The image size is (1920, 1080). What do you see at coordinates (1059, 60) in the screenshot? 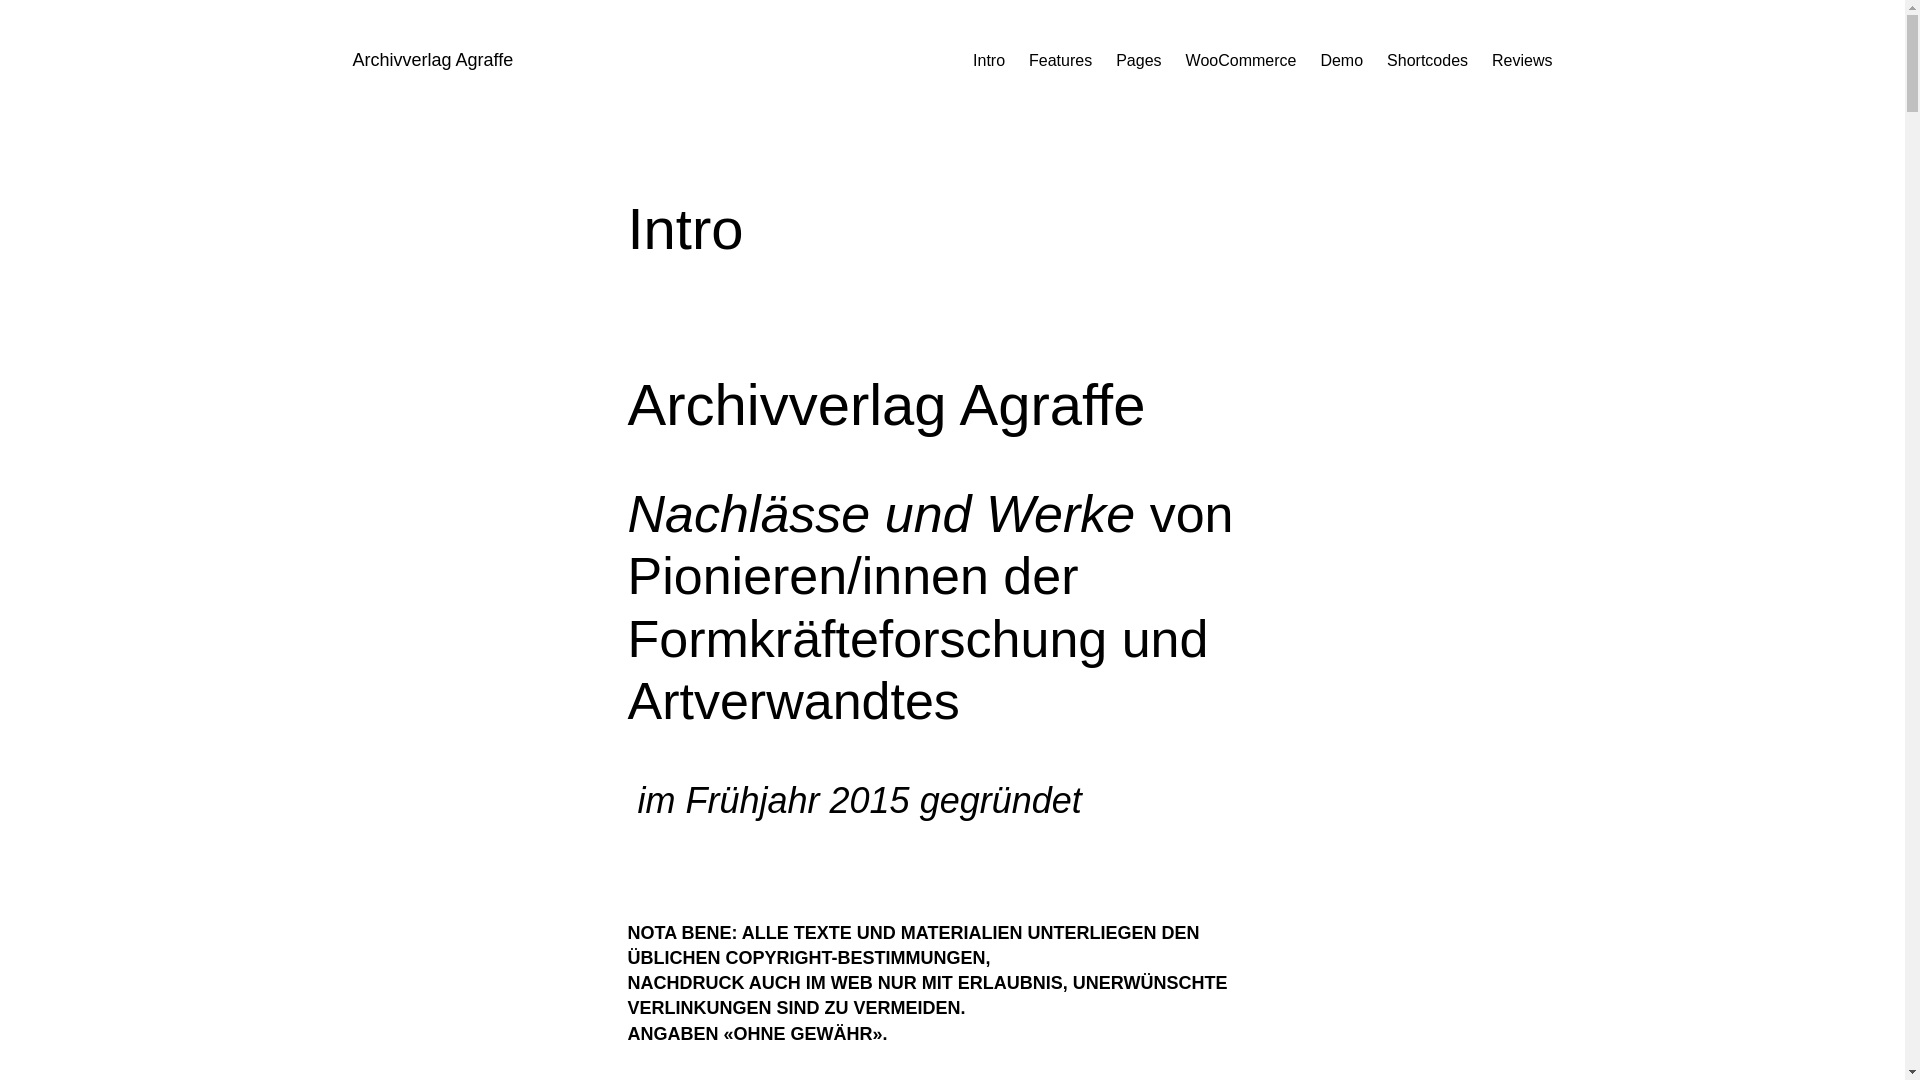
I see `'Features'` at bounding box center [1059, 60].